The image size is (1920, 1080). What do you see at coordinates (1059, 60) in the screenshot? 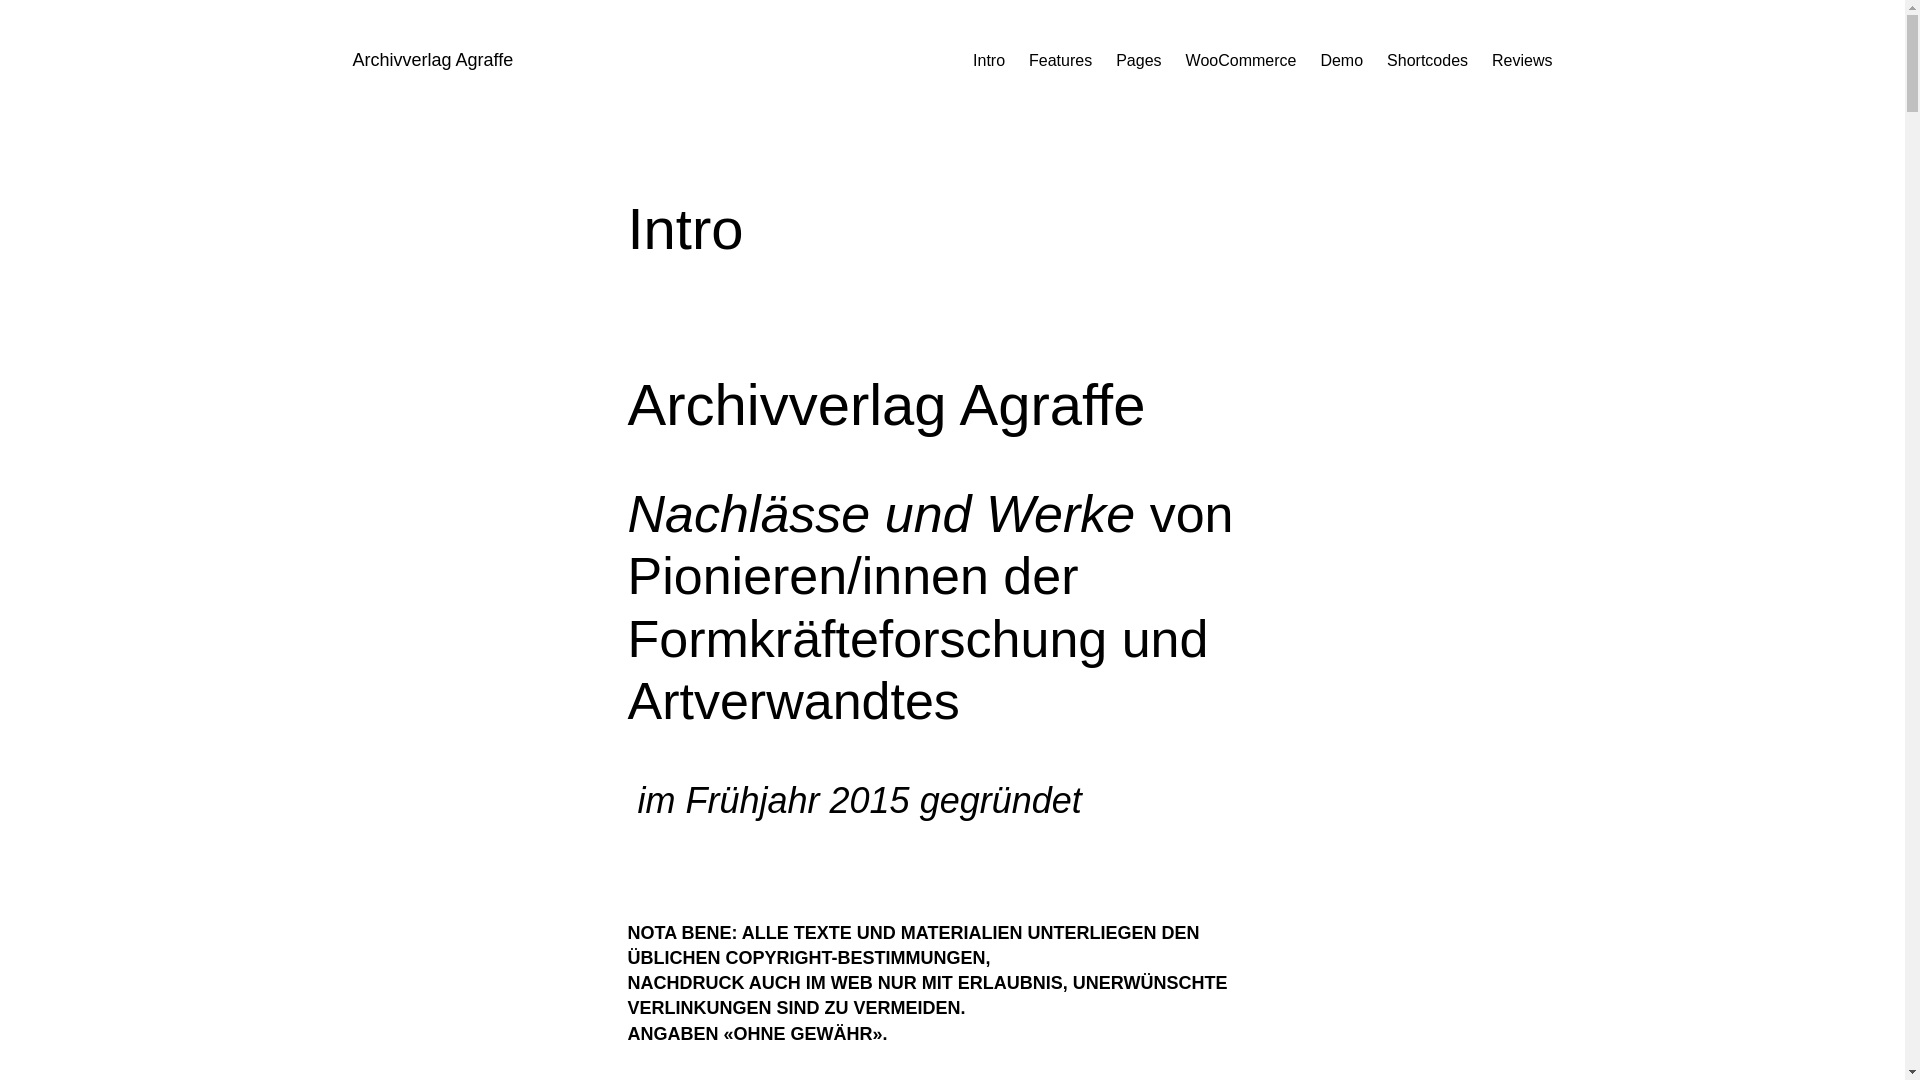
I see `'Features'` at bounding box center [1059, 60].